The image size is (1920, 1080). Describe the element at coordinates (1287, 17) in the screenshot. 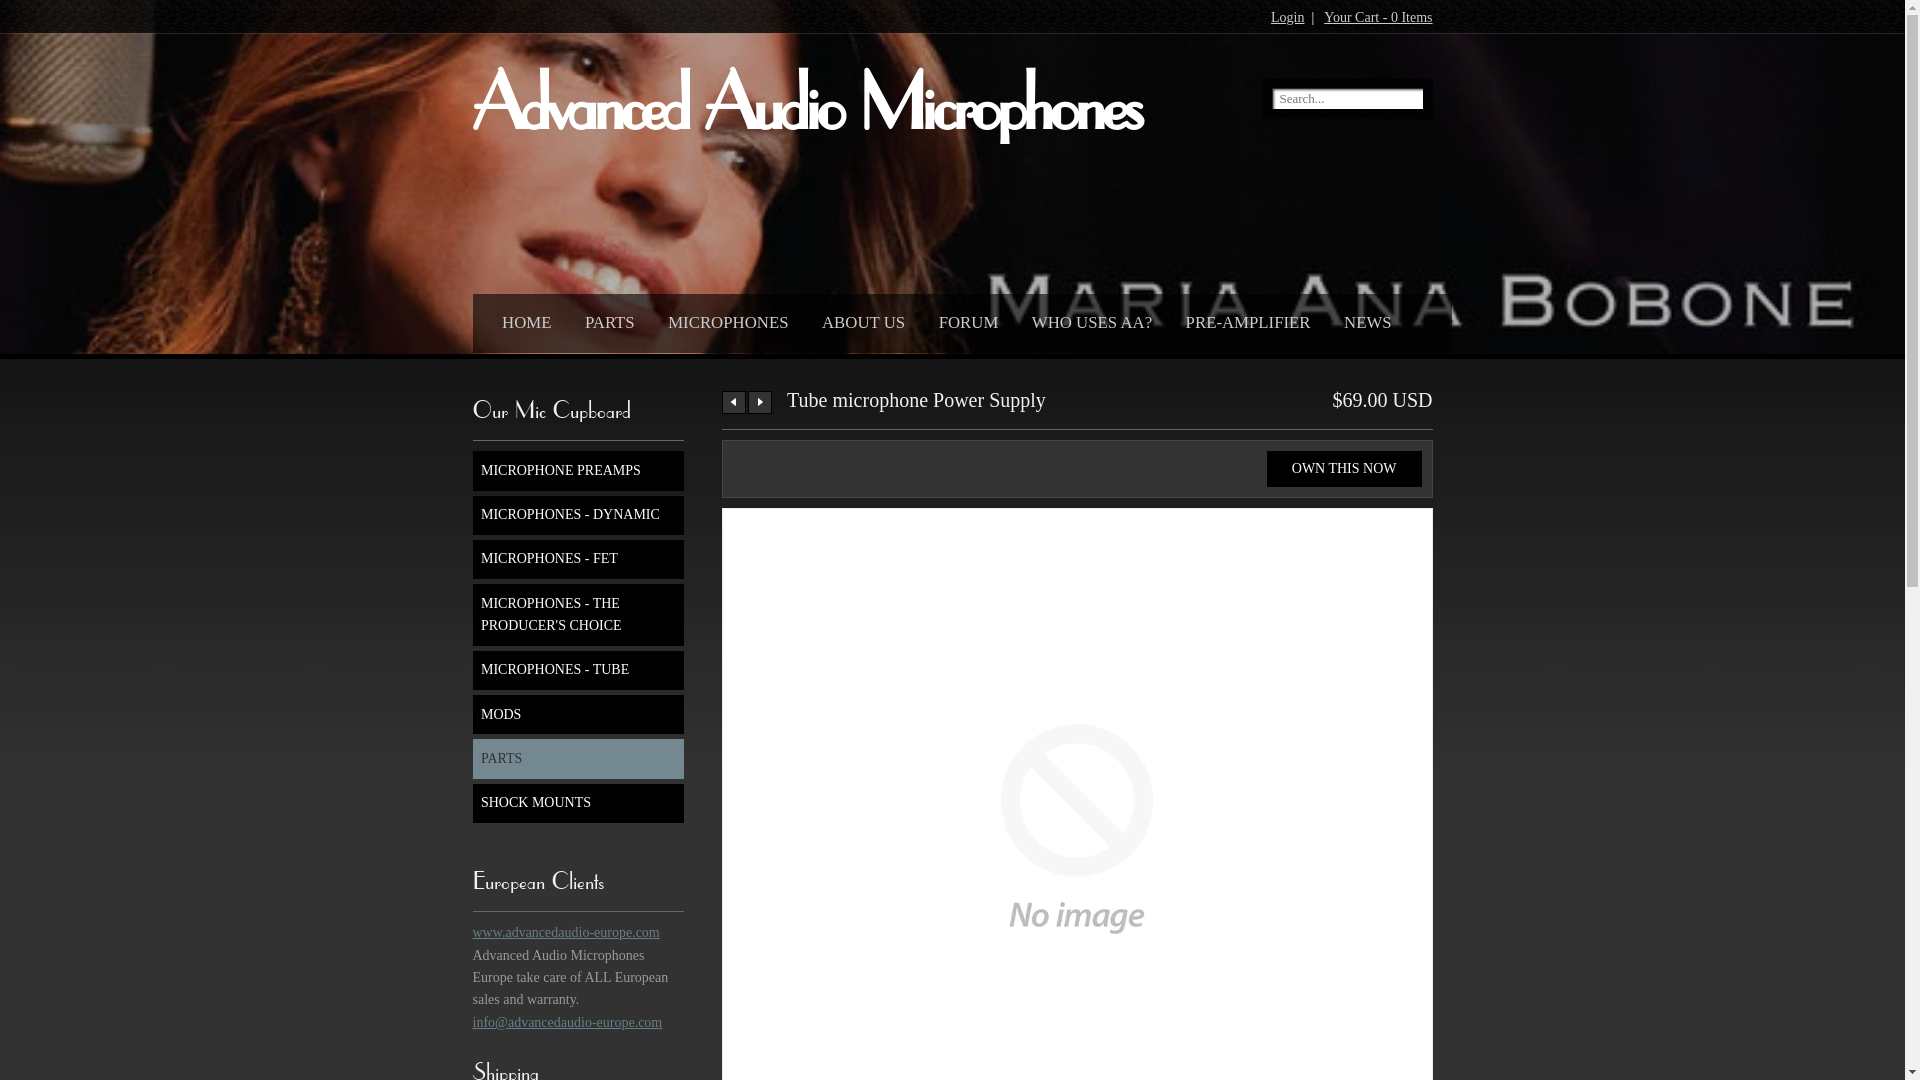

I see `'Login'` at that location.